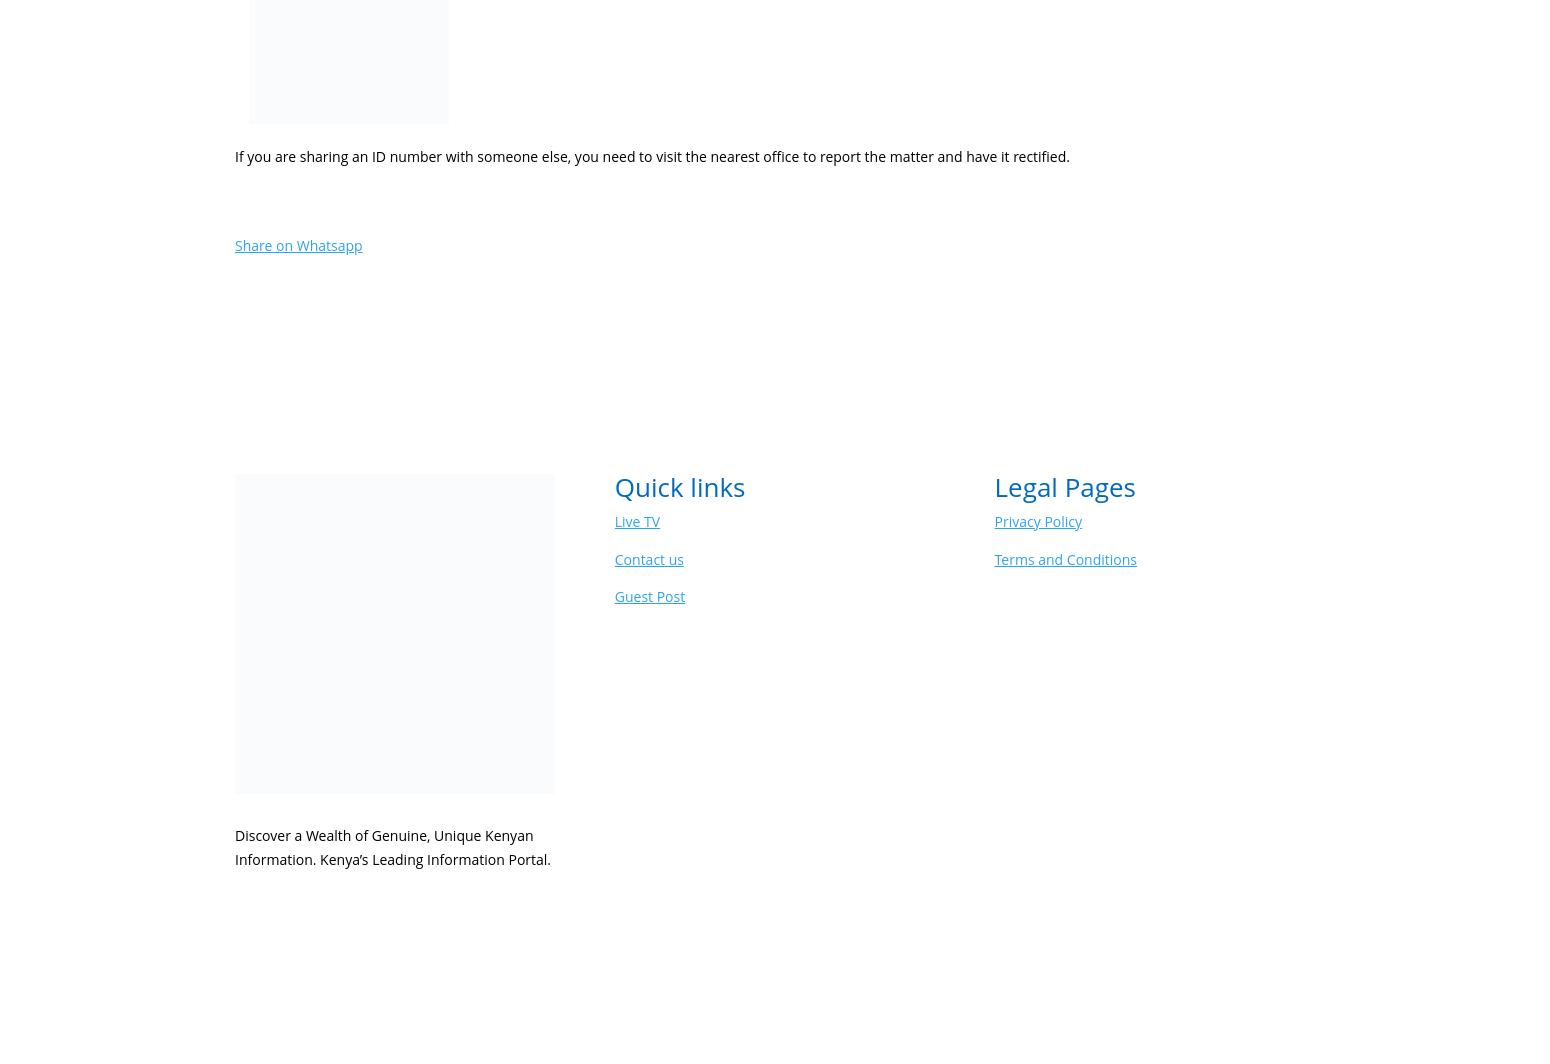 The image size is (1550, 1064). What do you see at coordinates (234, 155) in the screenshot?
I see `'If you are sharing an ID number with someone else, you need to visit the nearest office to report the matter and have it rectified.'` at bounding box center [234, 155].